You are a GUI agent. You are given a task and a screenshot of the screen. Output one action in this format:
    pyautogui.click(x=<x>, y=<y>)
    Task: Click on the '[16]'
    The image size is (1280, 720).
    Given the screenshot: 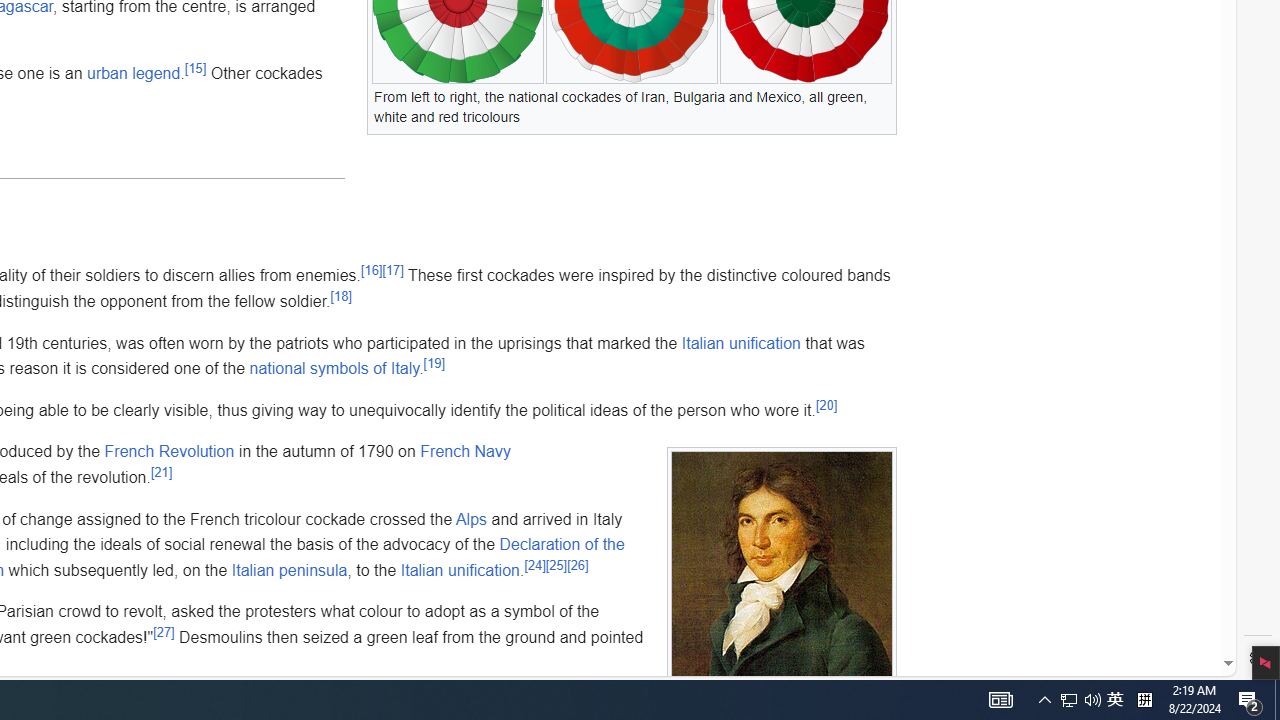 What is the action you would take?
    pyautogui.click(x=371, y=271)
    